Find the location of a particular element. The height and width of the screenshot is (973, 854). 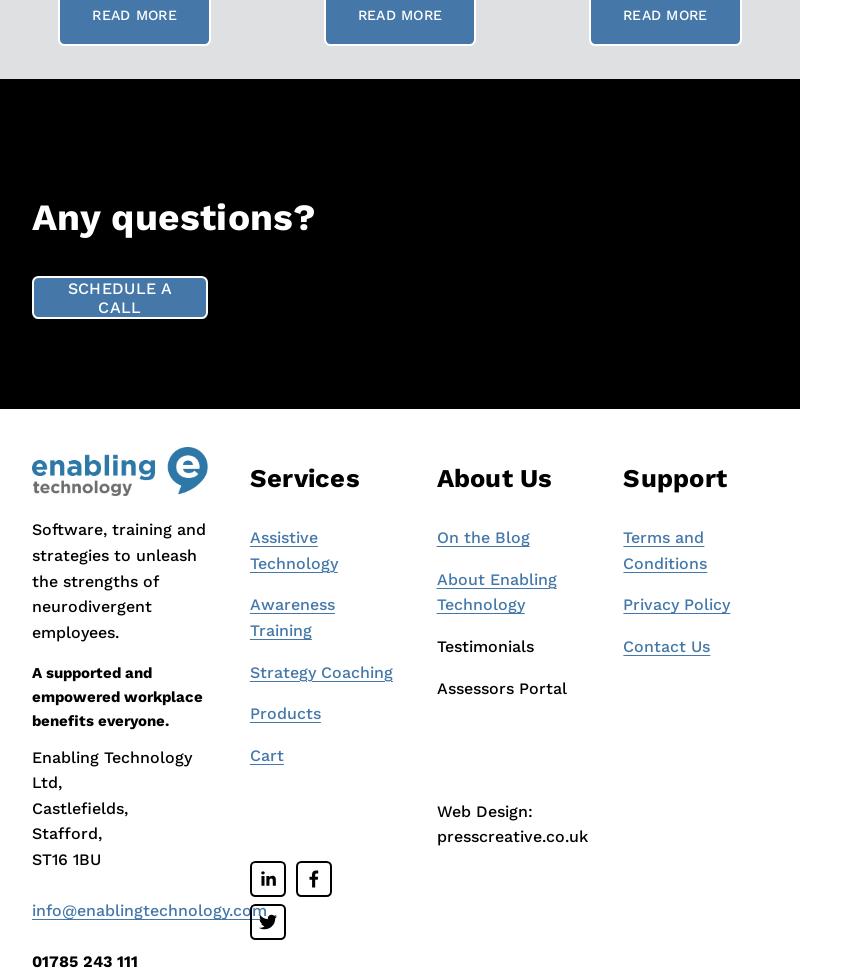

'Awareness Training' is located at coordinates (291, 617).